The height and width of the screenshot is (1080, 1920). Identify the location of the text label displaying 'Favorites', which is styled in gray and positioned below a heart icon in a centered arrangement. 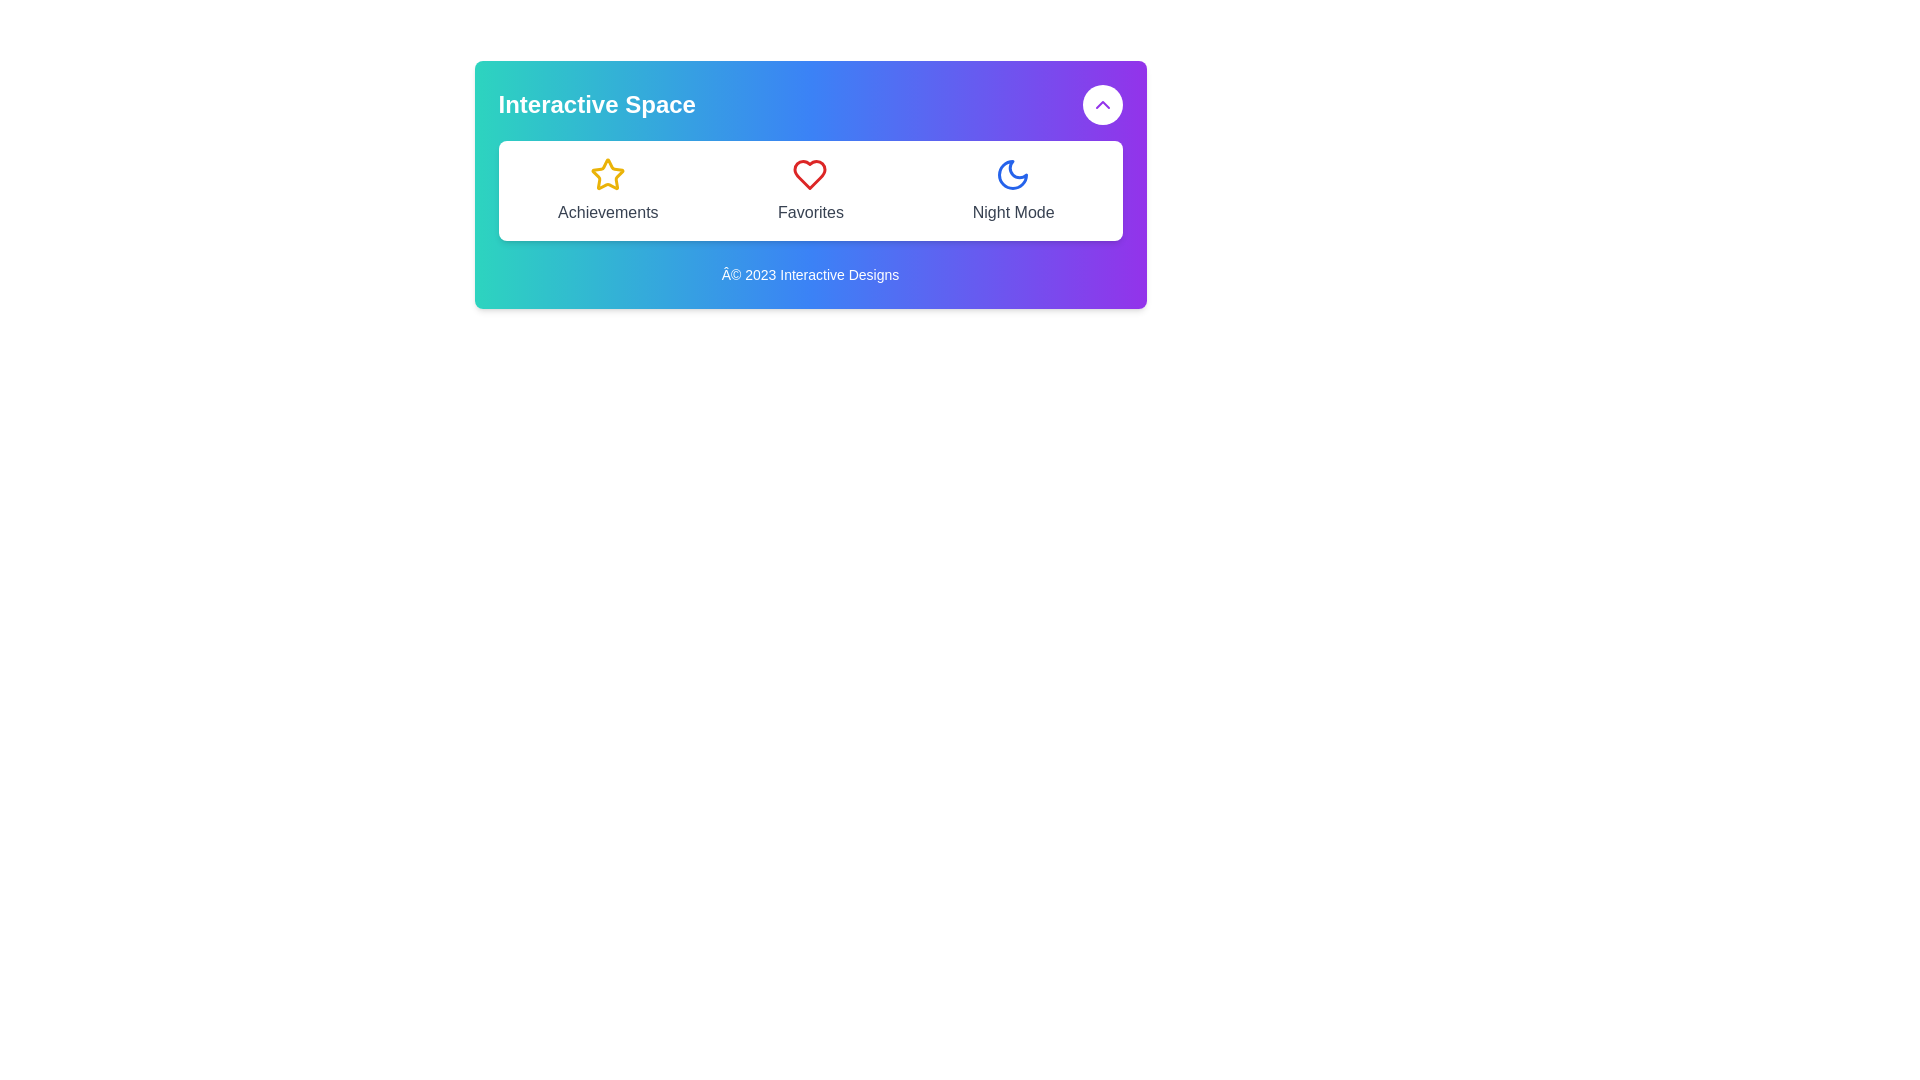
(810, 212).